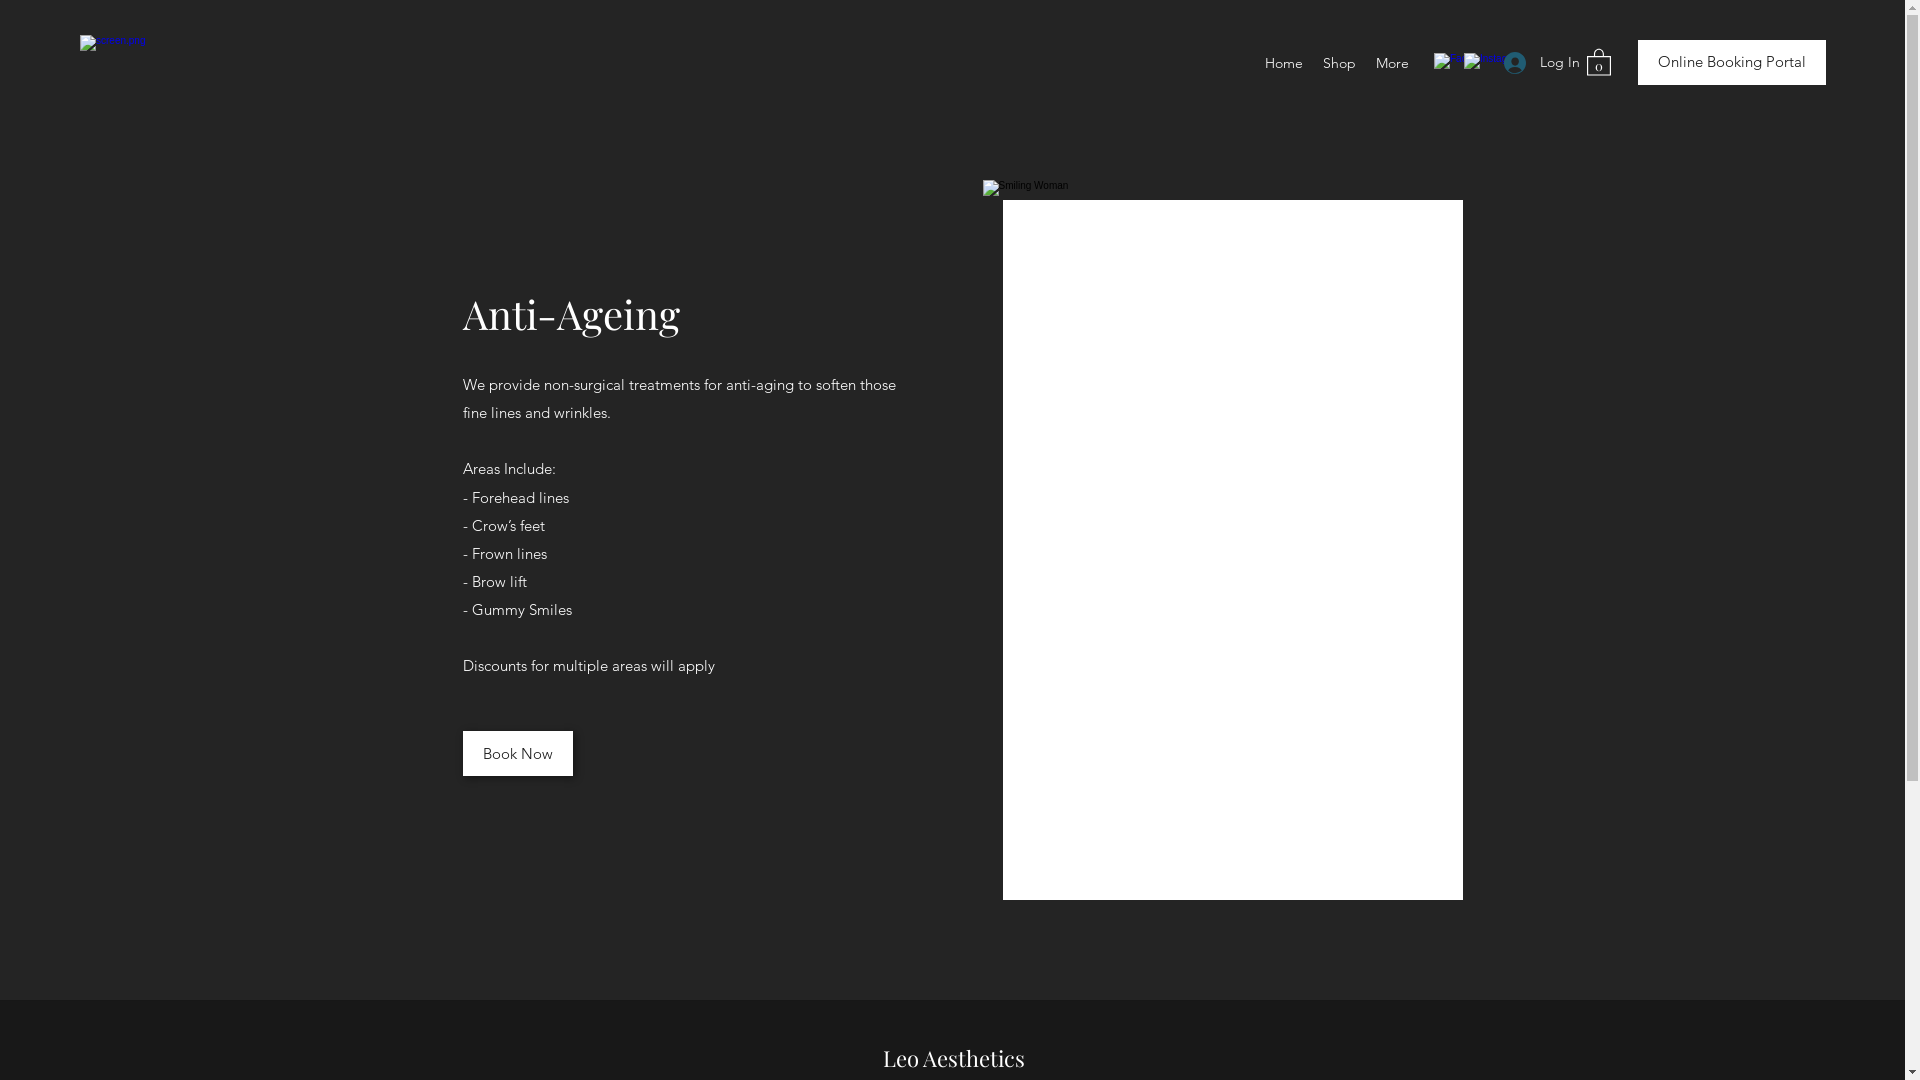 The height and width of the screenshot is (1080, 1920). What do you see at coordinates (1586, 60) in the screenshot?
I see `'0'` at bounding box center [1586, 60].